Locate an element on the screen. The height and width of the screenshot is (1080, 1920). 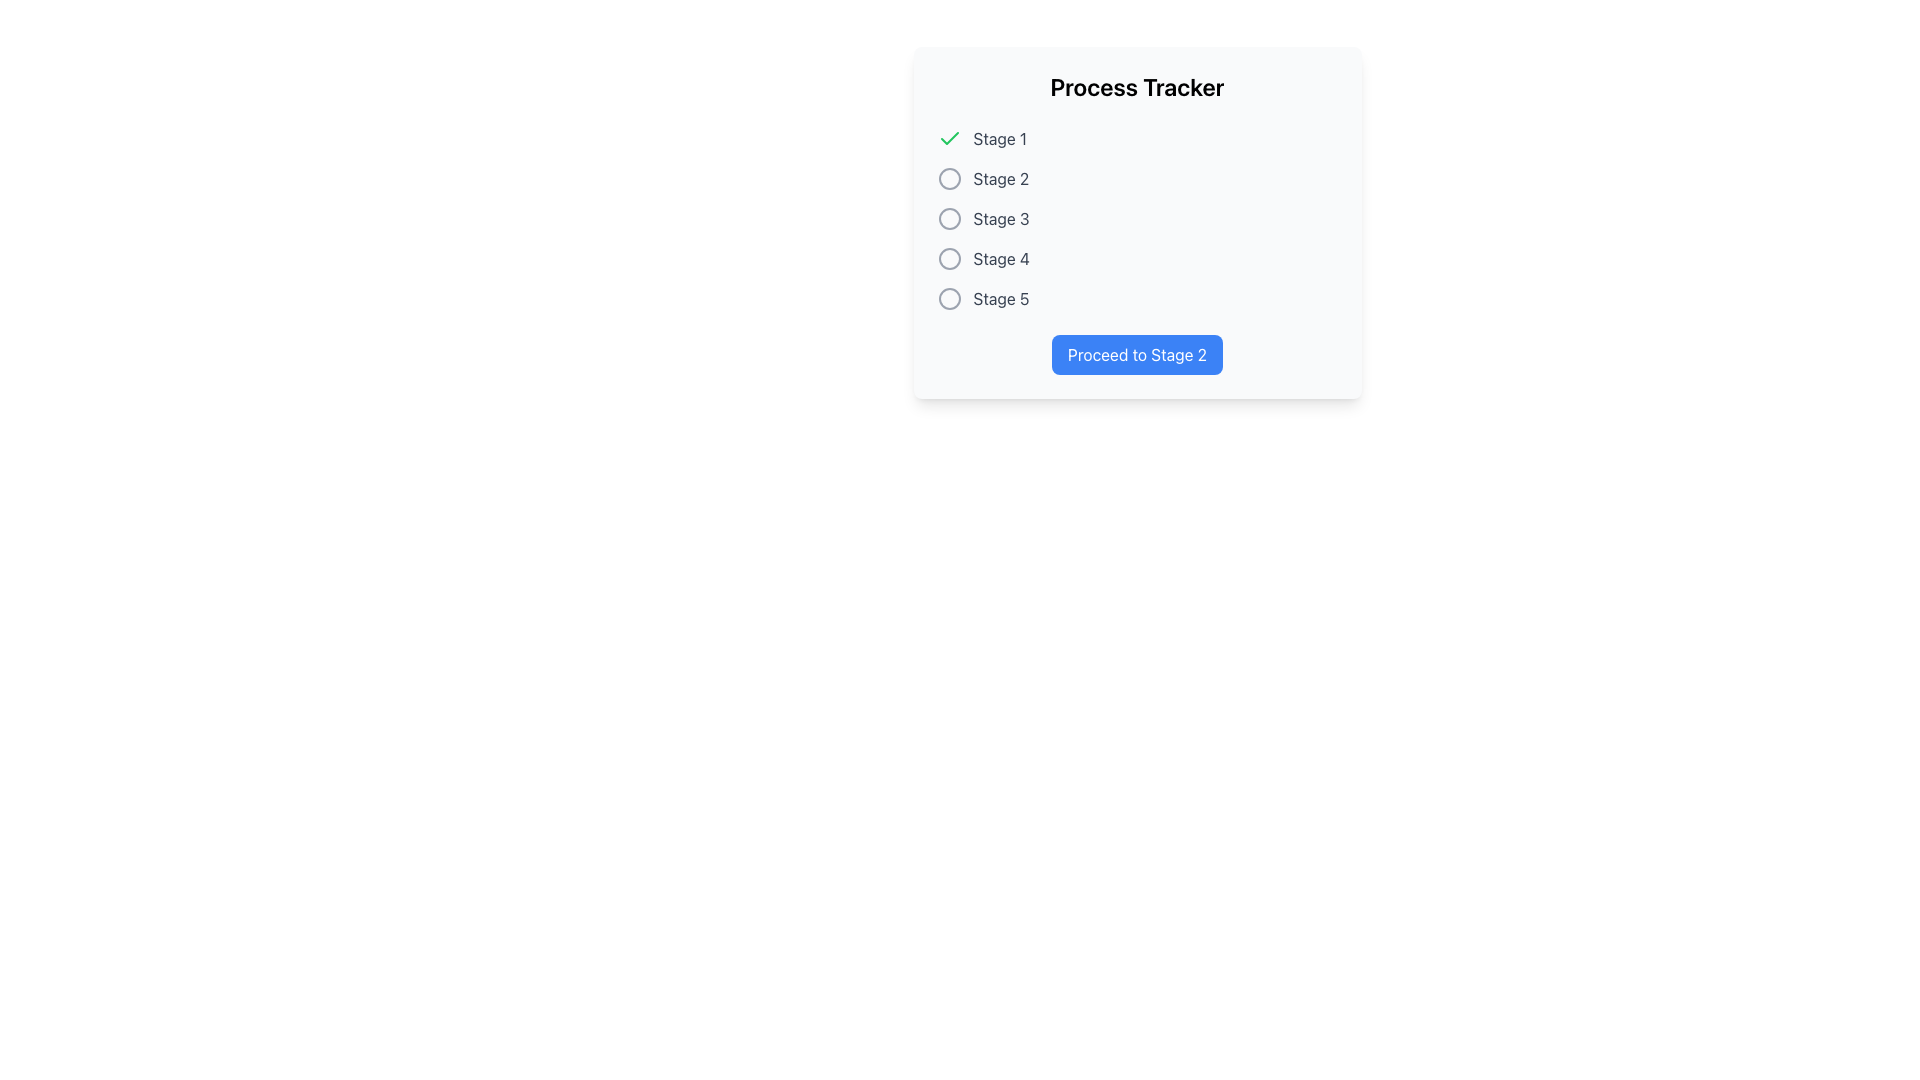
the Status indicator labeled 'Stage 1' with a green checkmark to receive additional information is located at coordinates (1137, 137).